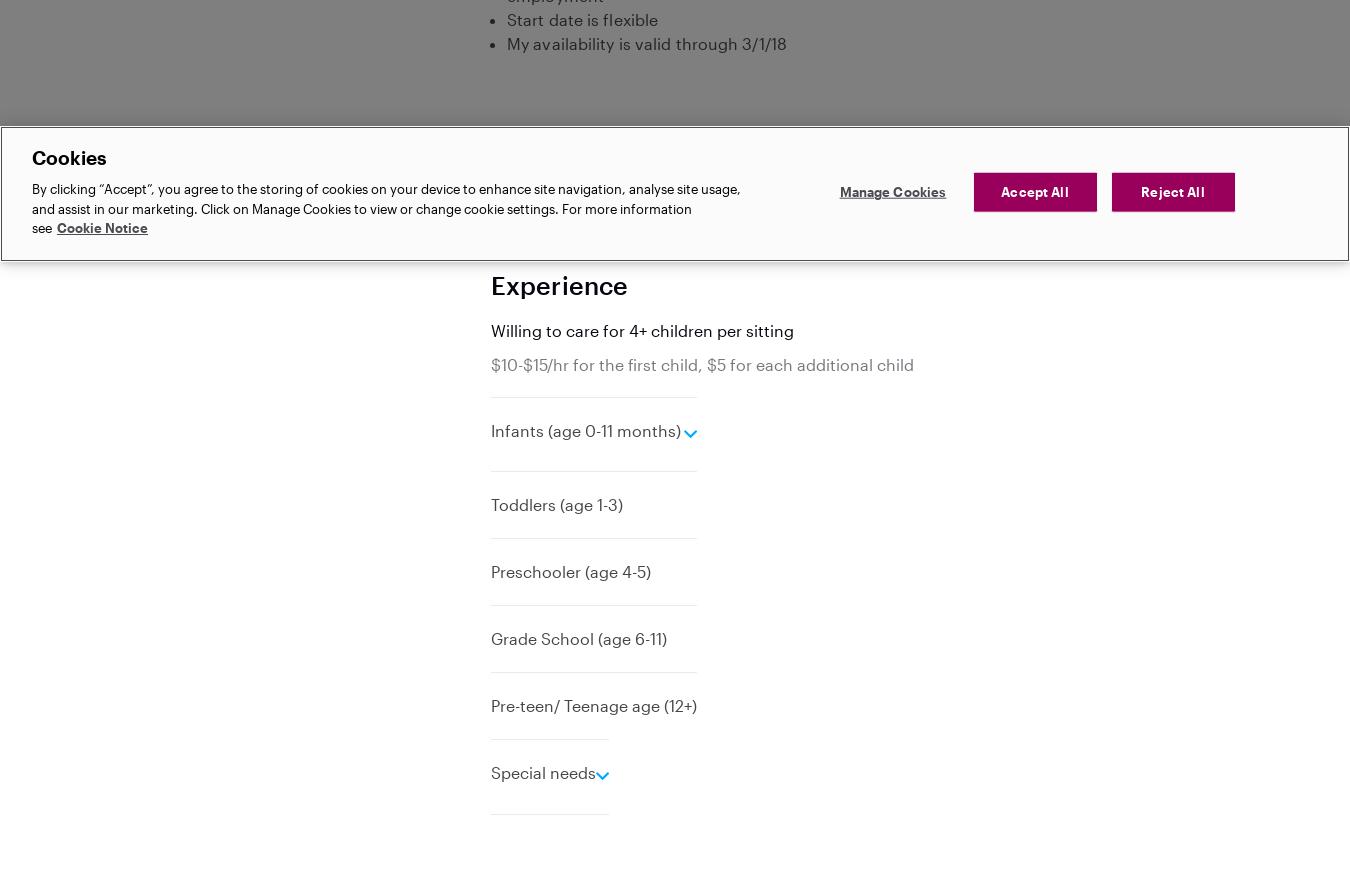 The width and height of the screenshot is (1350, 869). I want to click on 'Toddlers (age 1-3)', so click(556, 504).